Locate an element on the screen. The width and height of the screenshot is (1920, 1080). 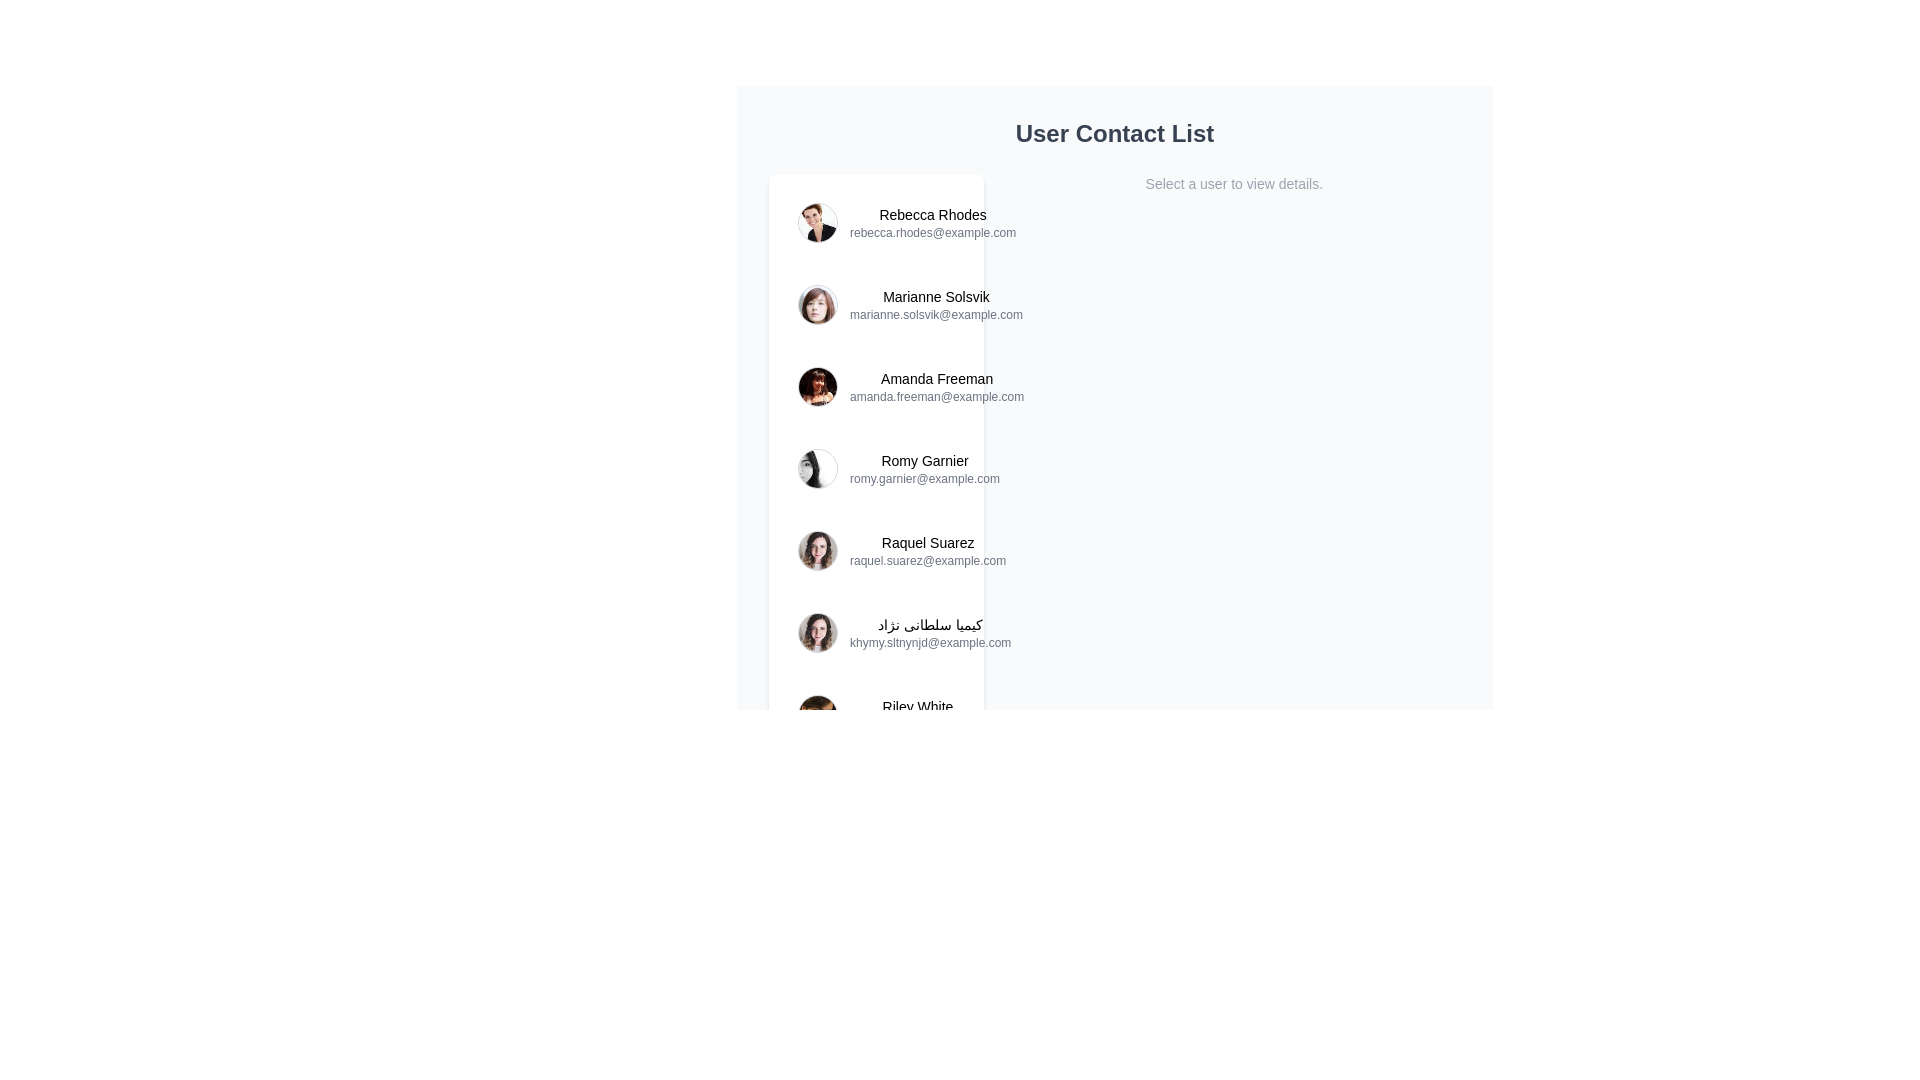
the contact card entry representing a user in the list, specifically the sixth entry positioned below 'Raquel Suarez' and above 'Riley White' is located at coordinates (875, 632).